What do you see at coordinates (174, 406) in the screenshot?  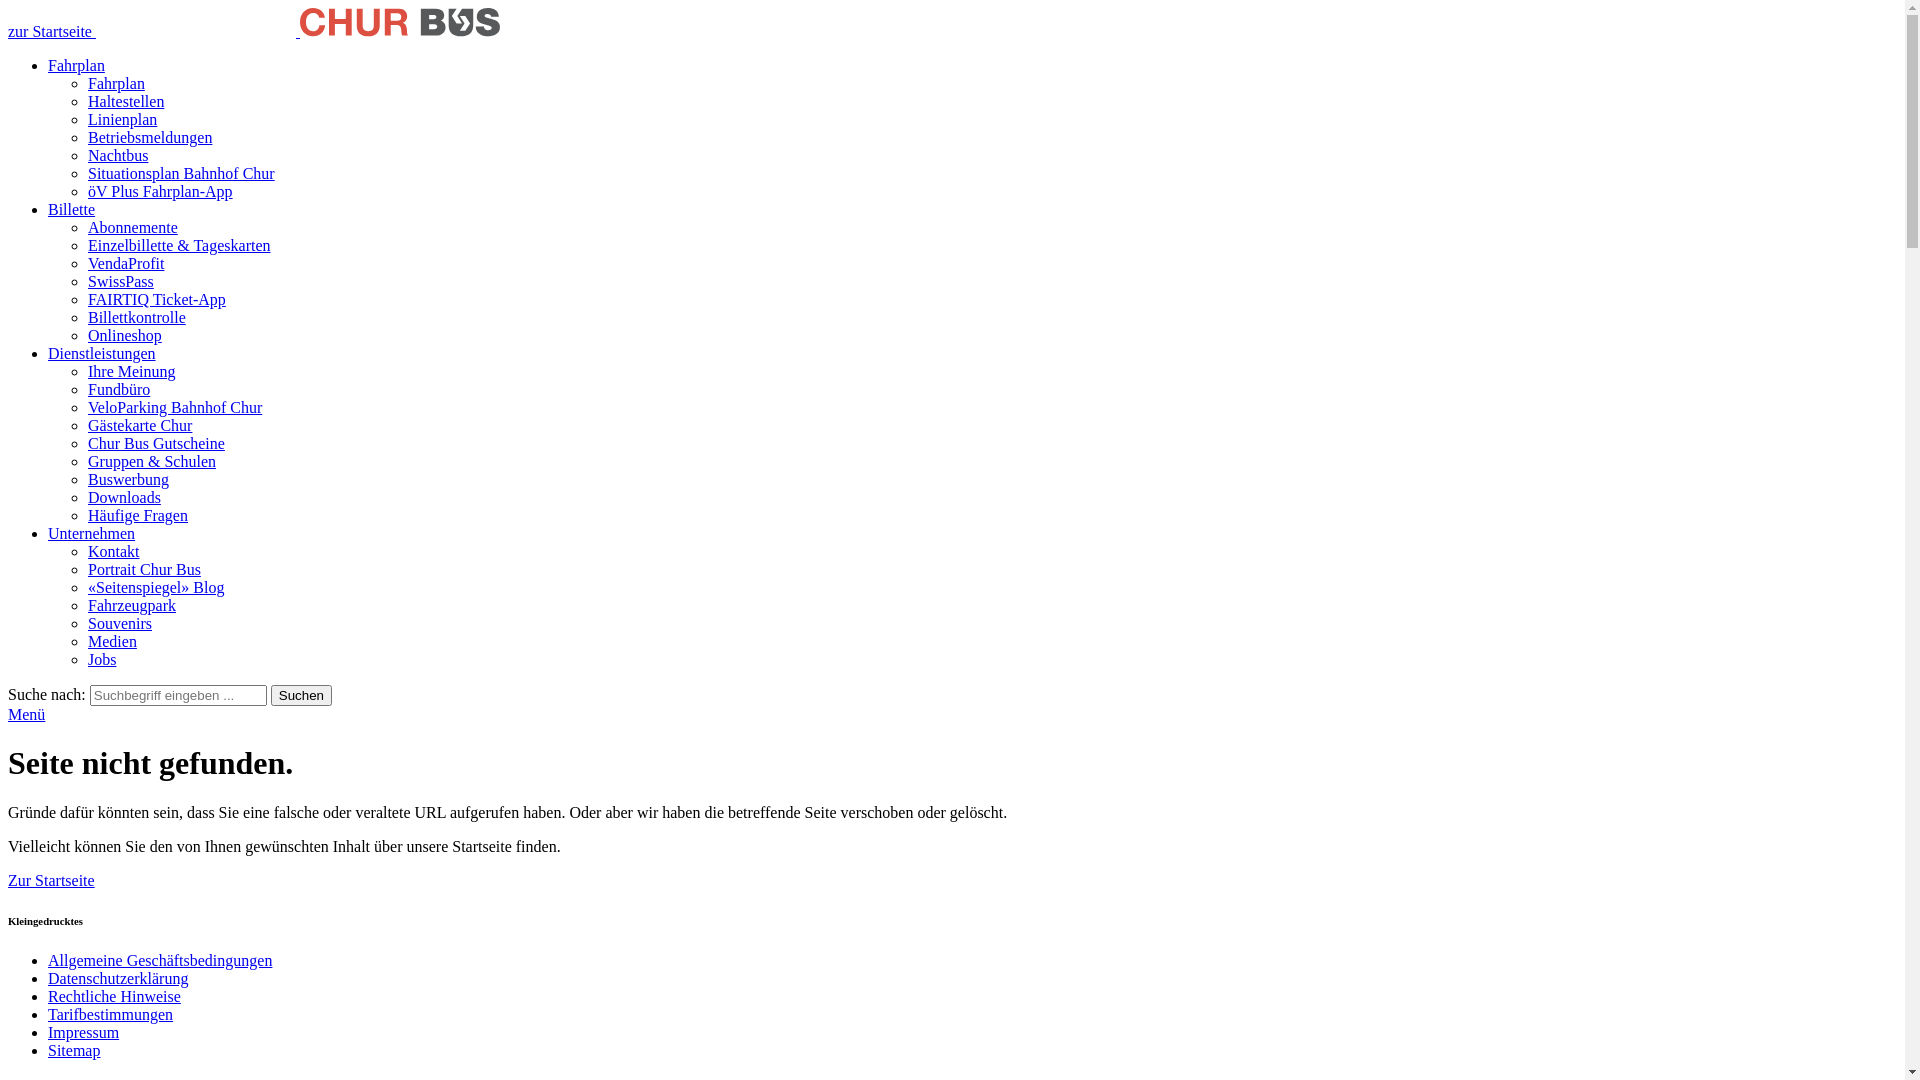 I see `'VeloParking Bahnhof Chur'` at bounding box center [174, 406].